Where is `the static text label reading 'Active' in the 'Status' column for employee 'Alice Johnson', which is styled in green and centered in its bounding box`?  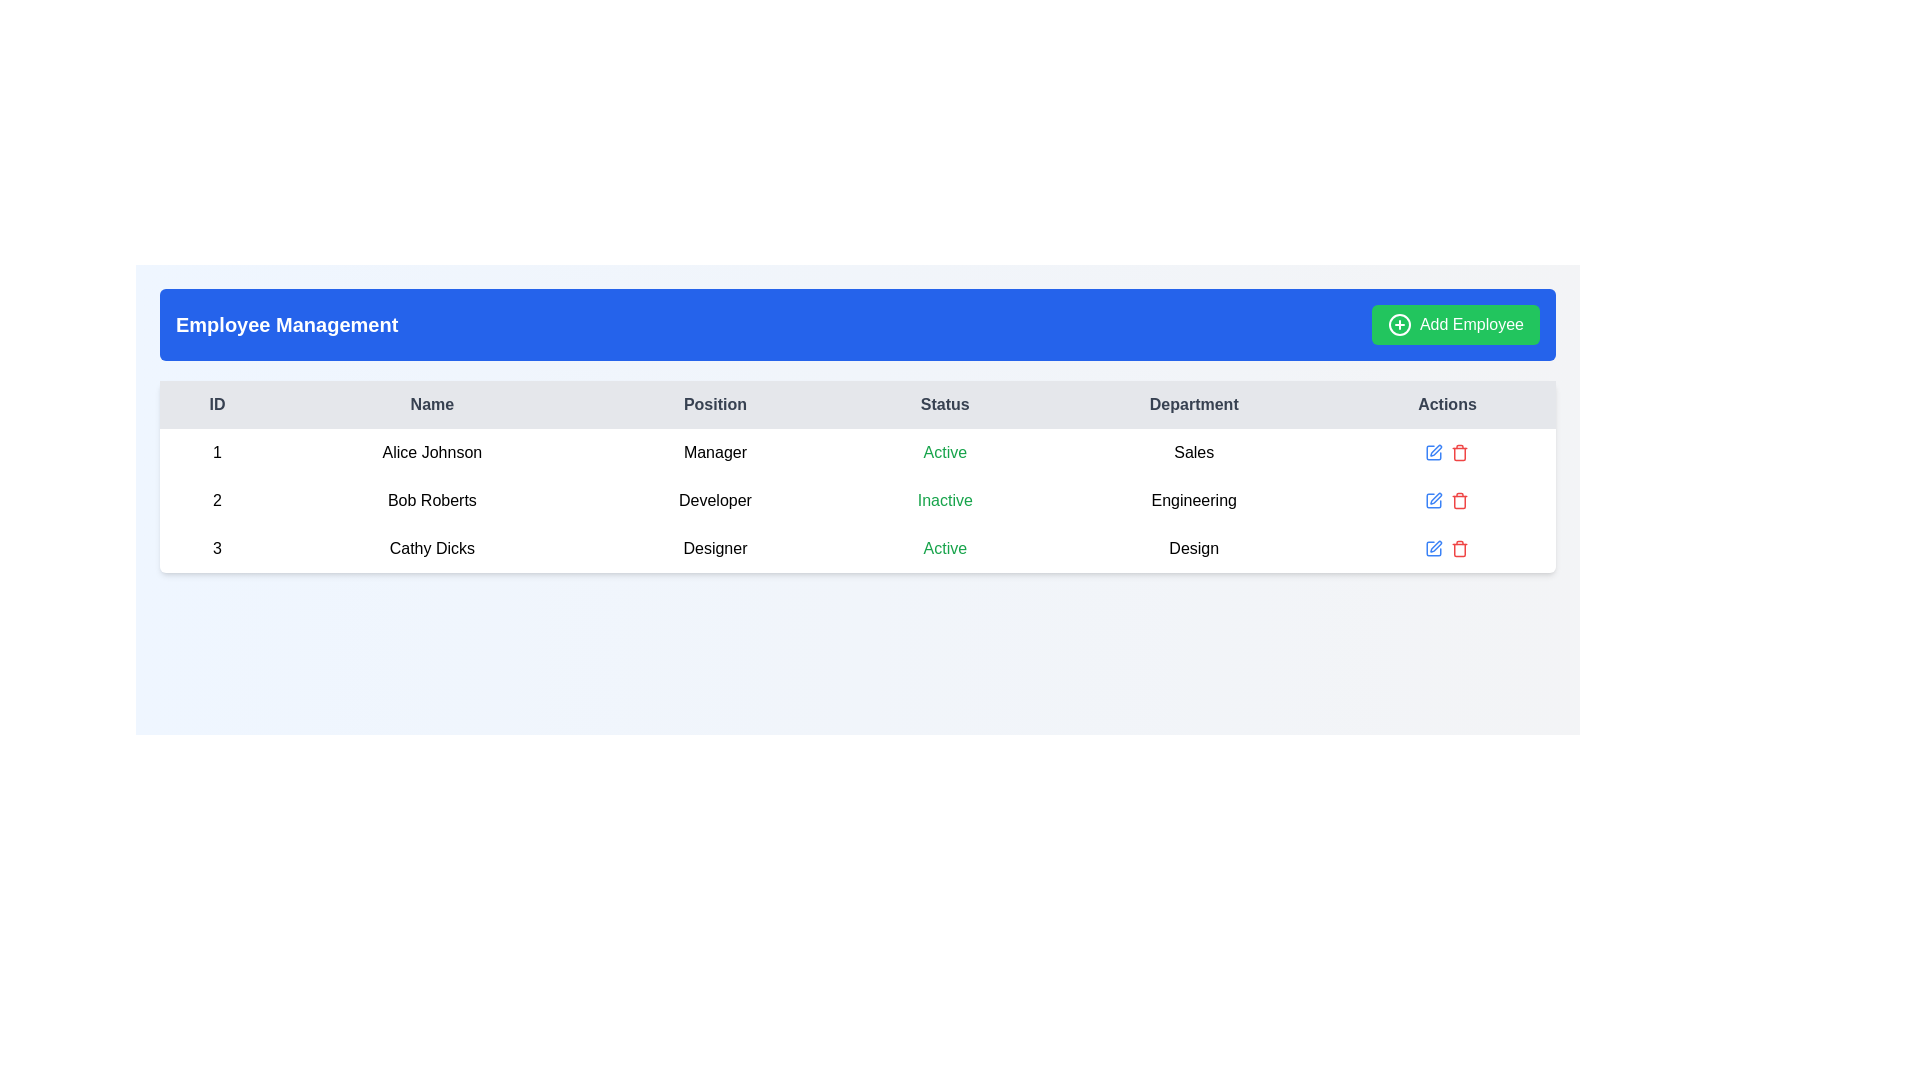
the static text label reading 'Active' in the 'Status' column for employee 'Alice Johnson', which is styled in green and centered in its bounding box is located at coordinates (944, 452).